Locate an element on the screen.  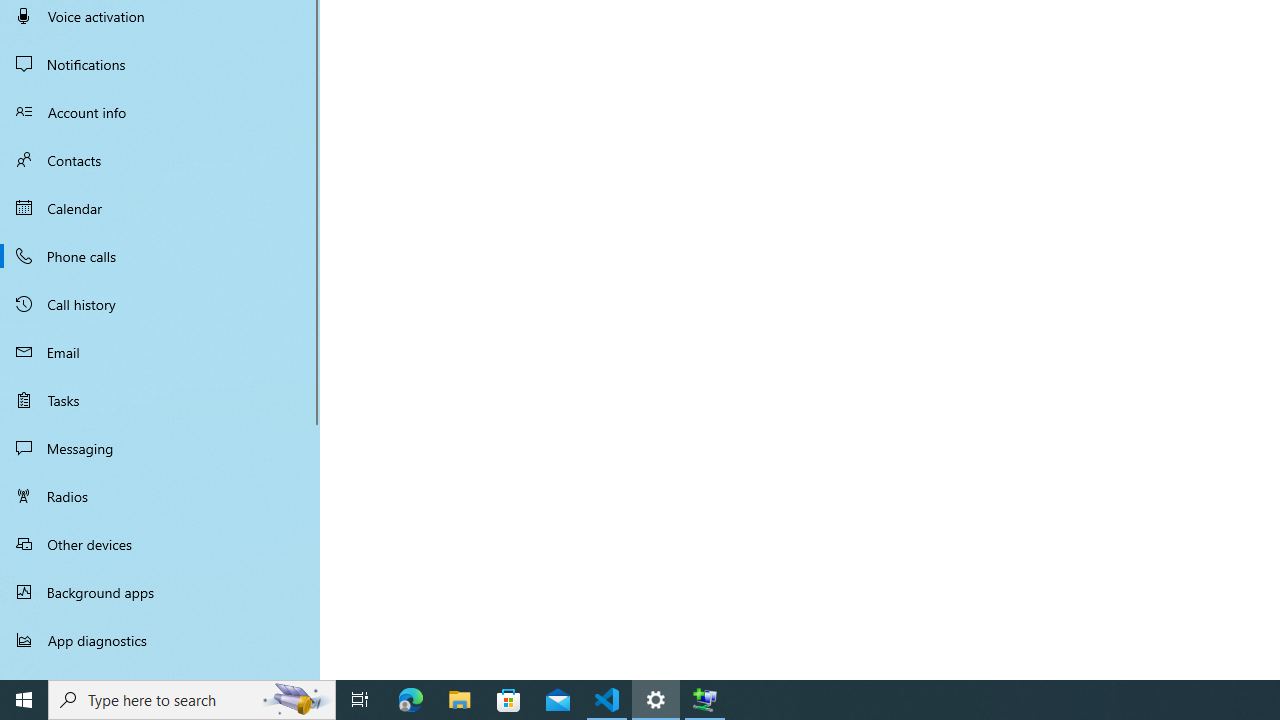
'Task View' is located at coordinates (359, 698).